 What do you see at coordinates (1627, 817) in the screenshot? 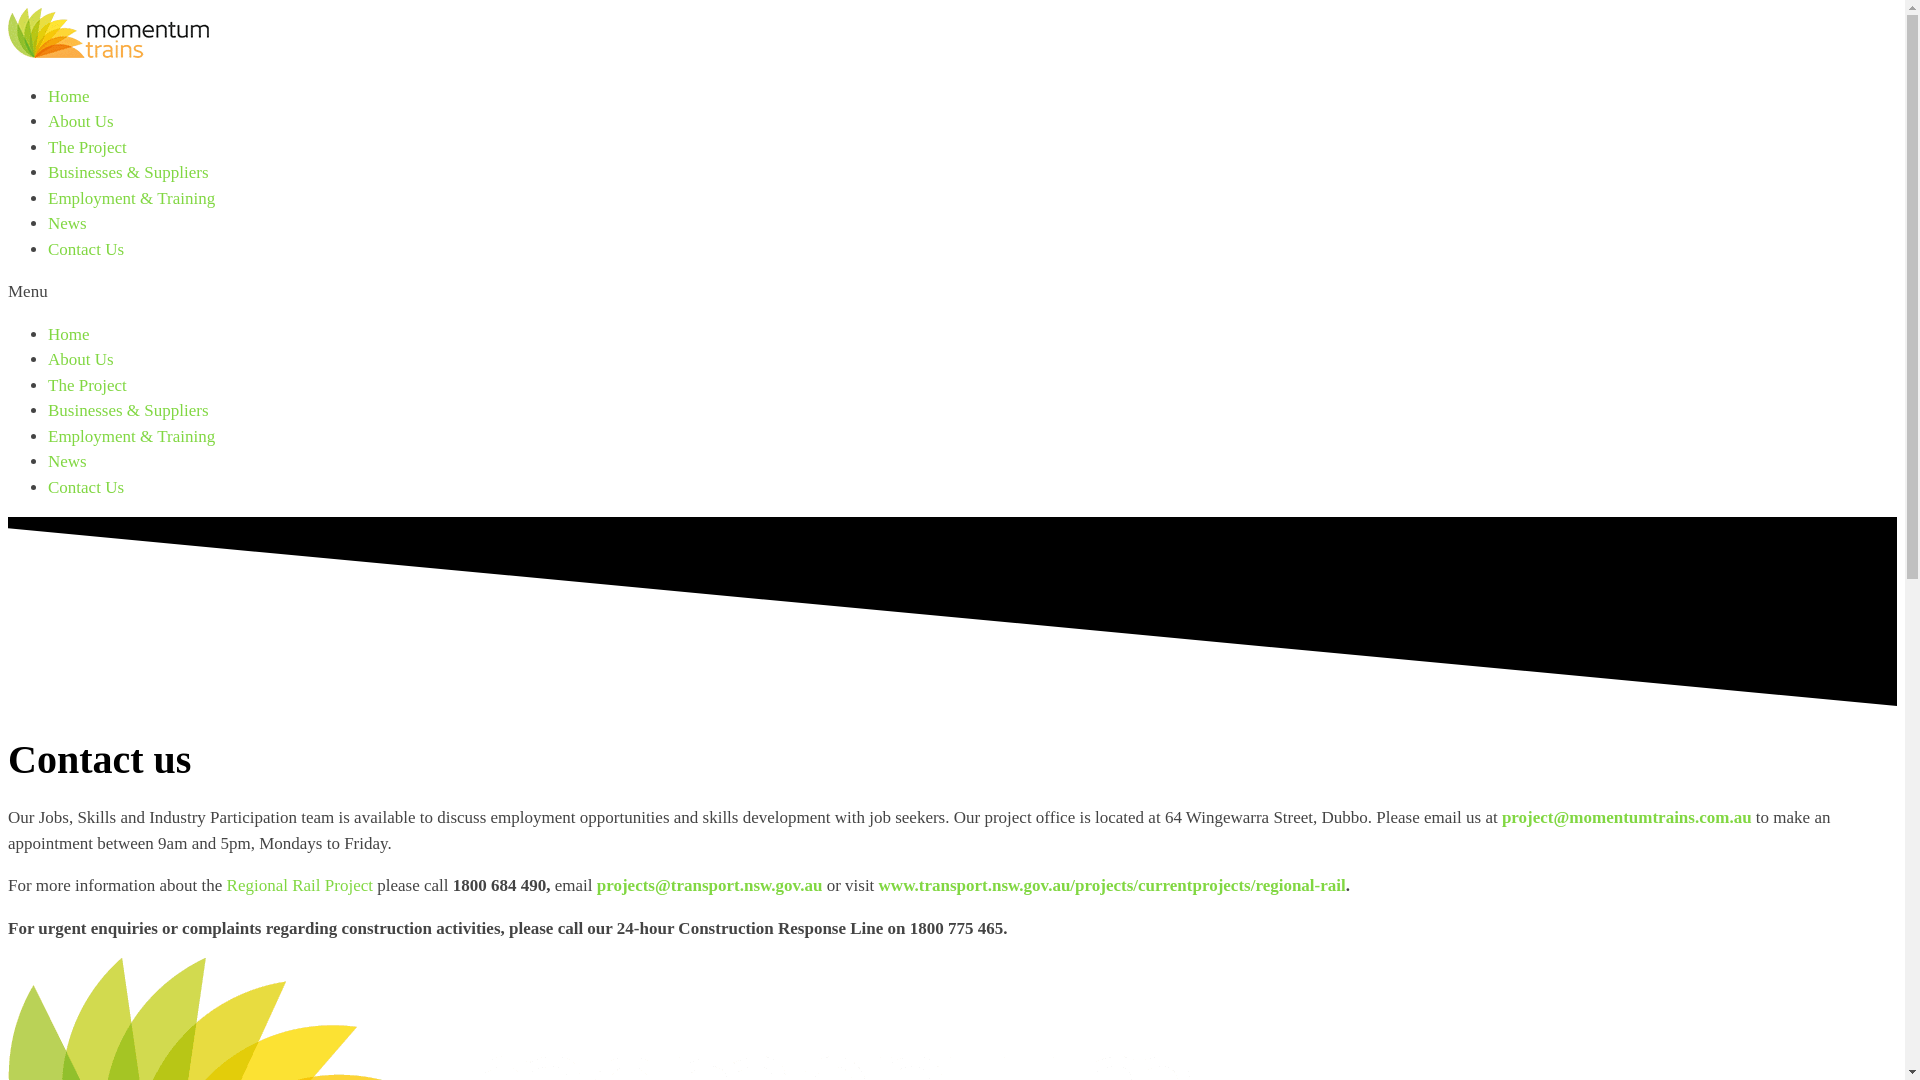
I see `'project@momentumtrains.com.au'` at bounding box center [1627, 817].